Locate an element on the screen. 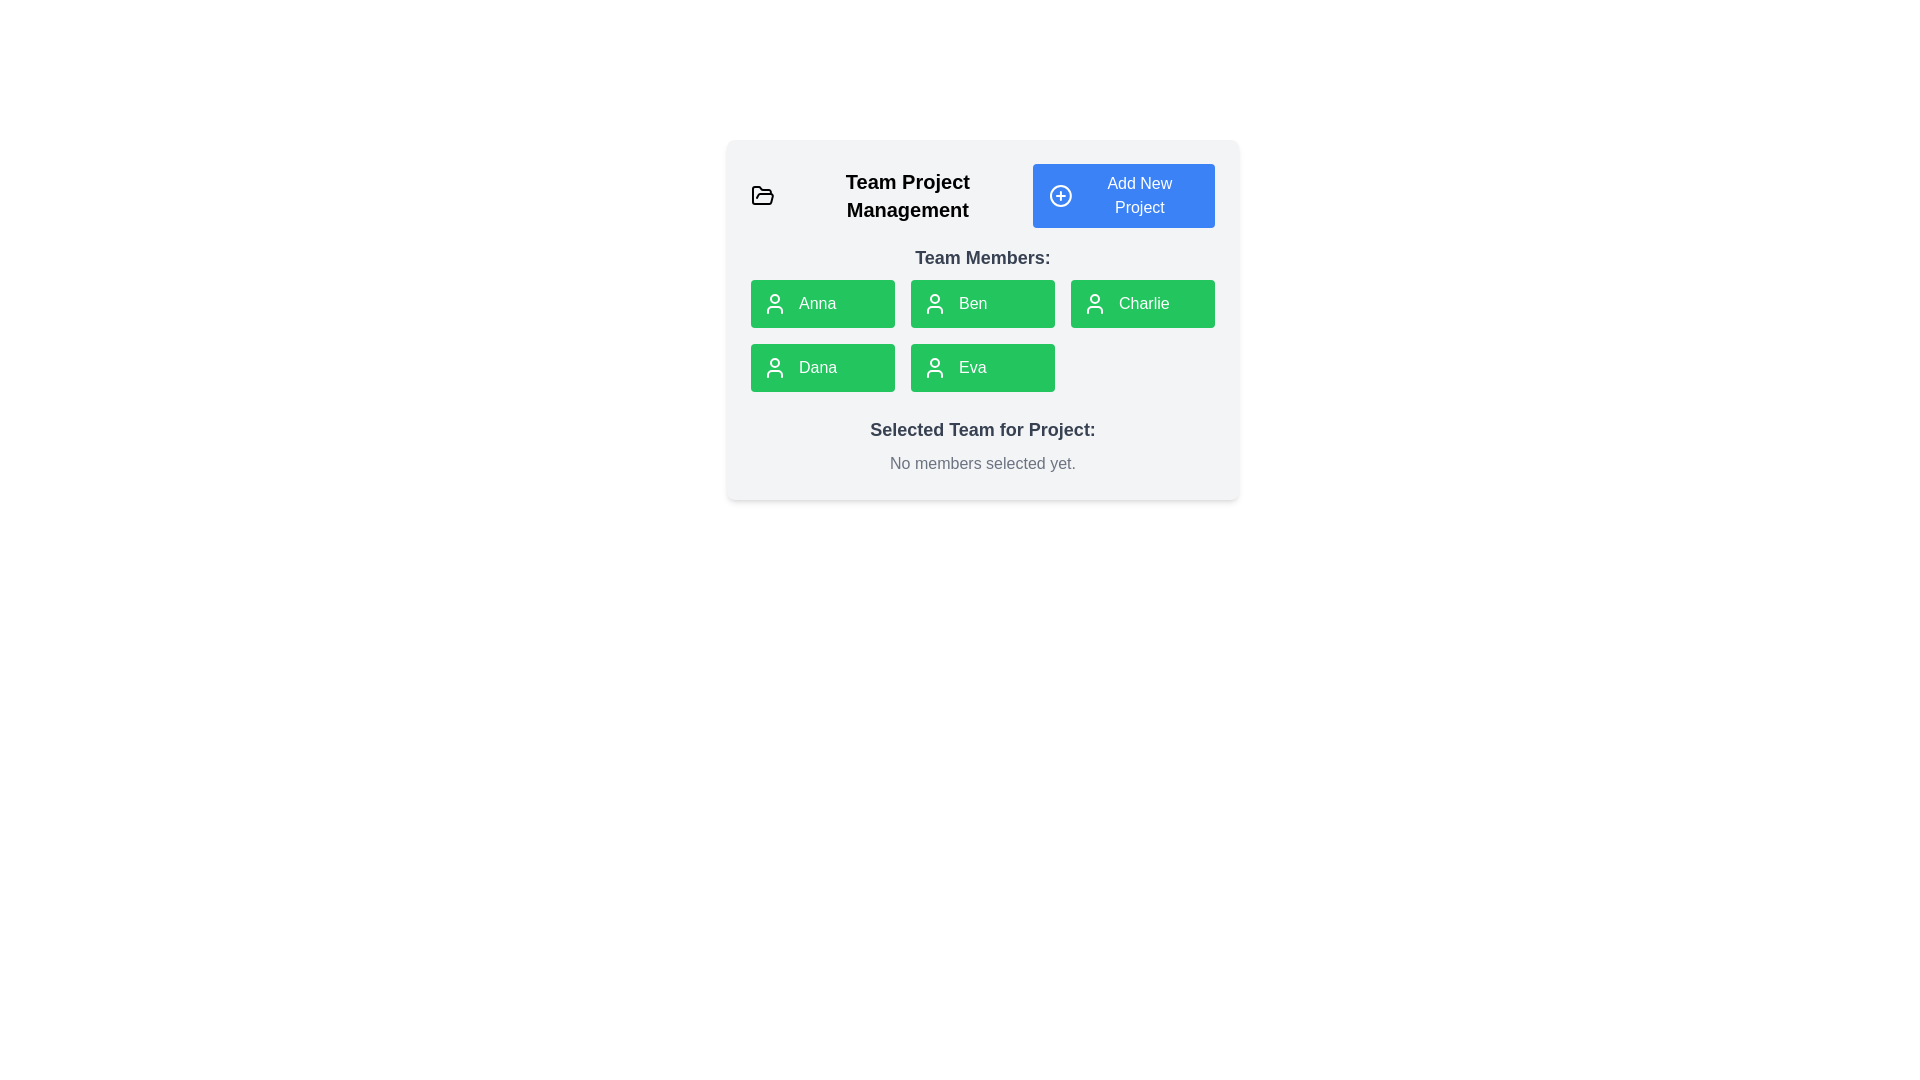 This screenshot has width=1920, height=1080. the third button labeled 'Charlie' in the 'Team Members' section is located at coordinates (1142, 304).